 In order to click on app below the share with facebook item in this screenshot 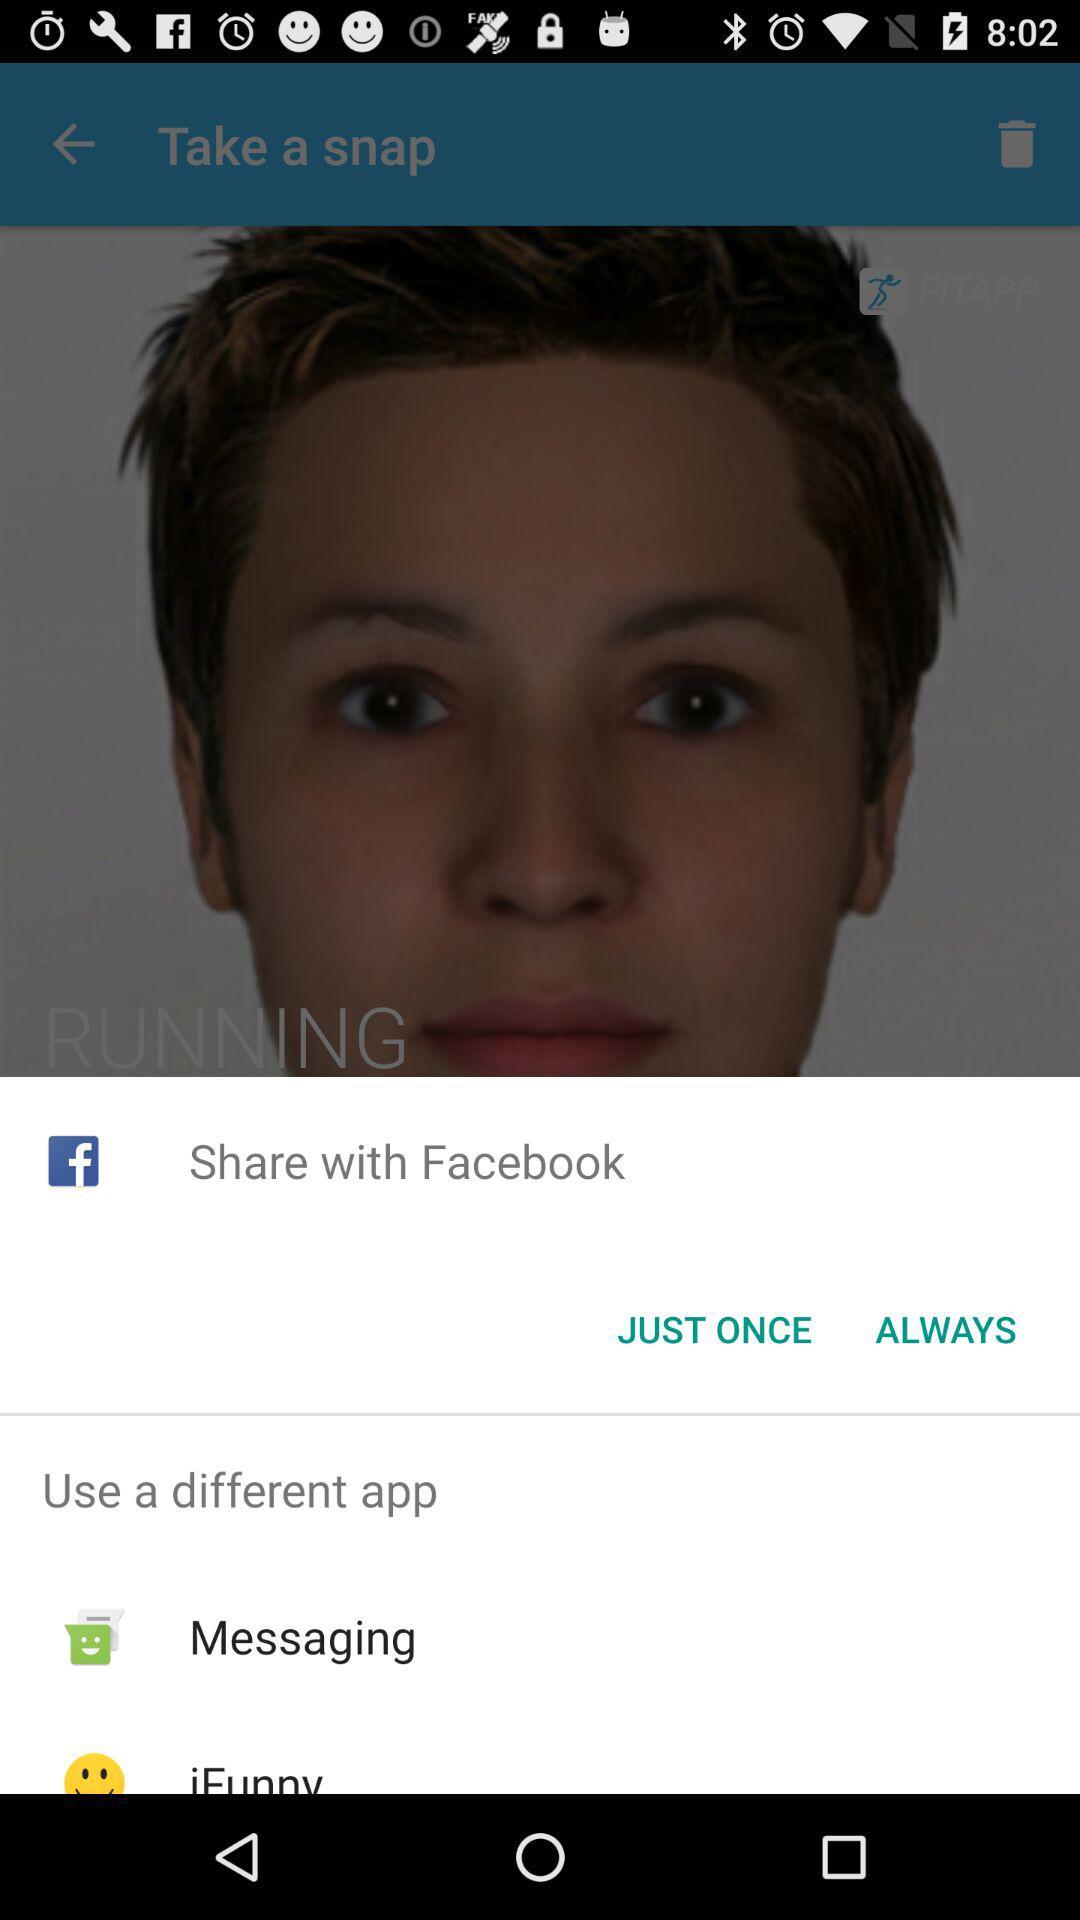, I will do `click(713, 1329)`.